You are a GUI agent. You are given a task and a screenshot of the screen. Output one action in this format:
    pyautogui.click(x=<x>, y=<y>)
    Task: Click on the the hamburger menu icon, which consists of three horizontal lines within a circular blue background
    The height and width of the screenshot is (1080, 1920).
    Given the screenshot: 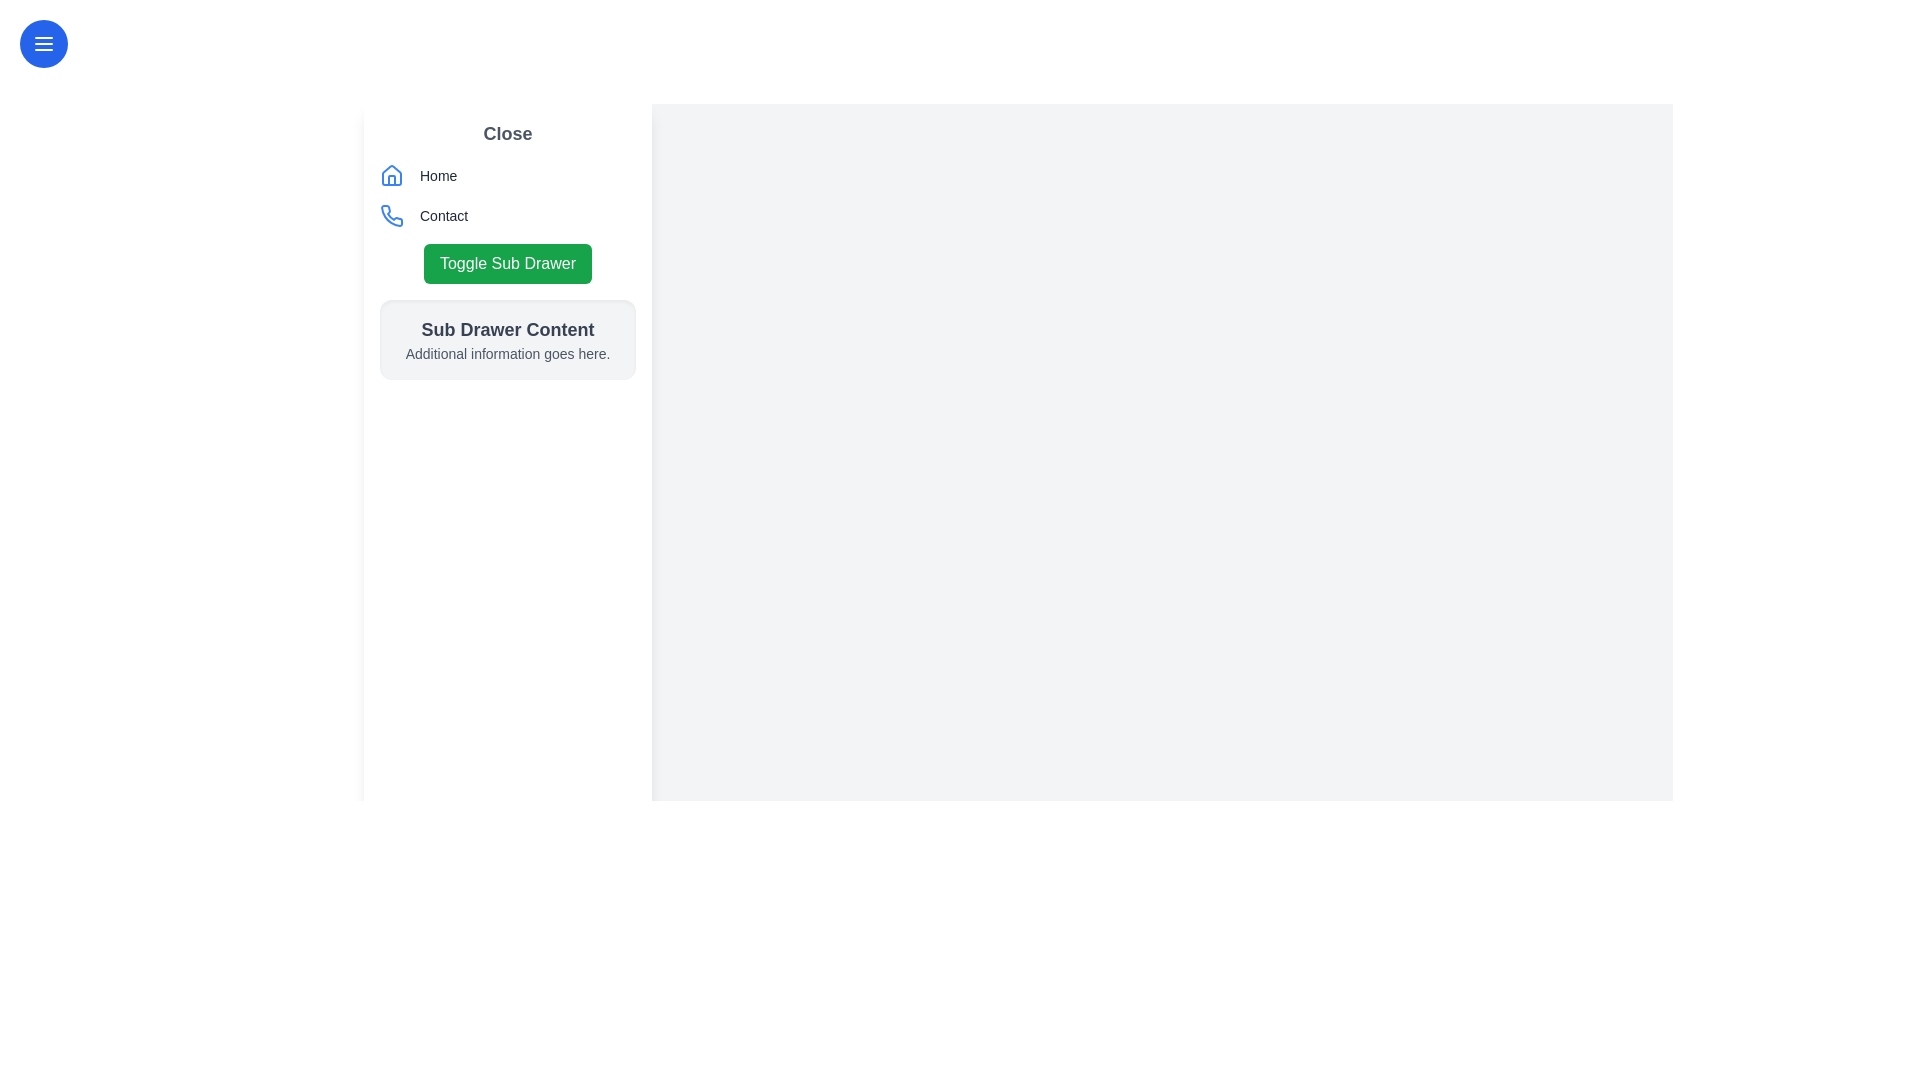 What is the action you would take?
    pyautogui.click(x=43, y=43)
    